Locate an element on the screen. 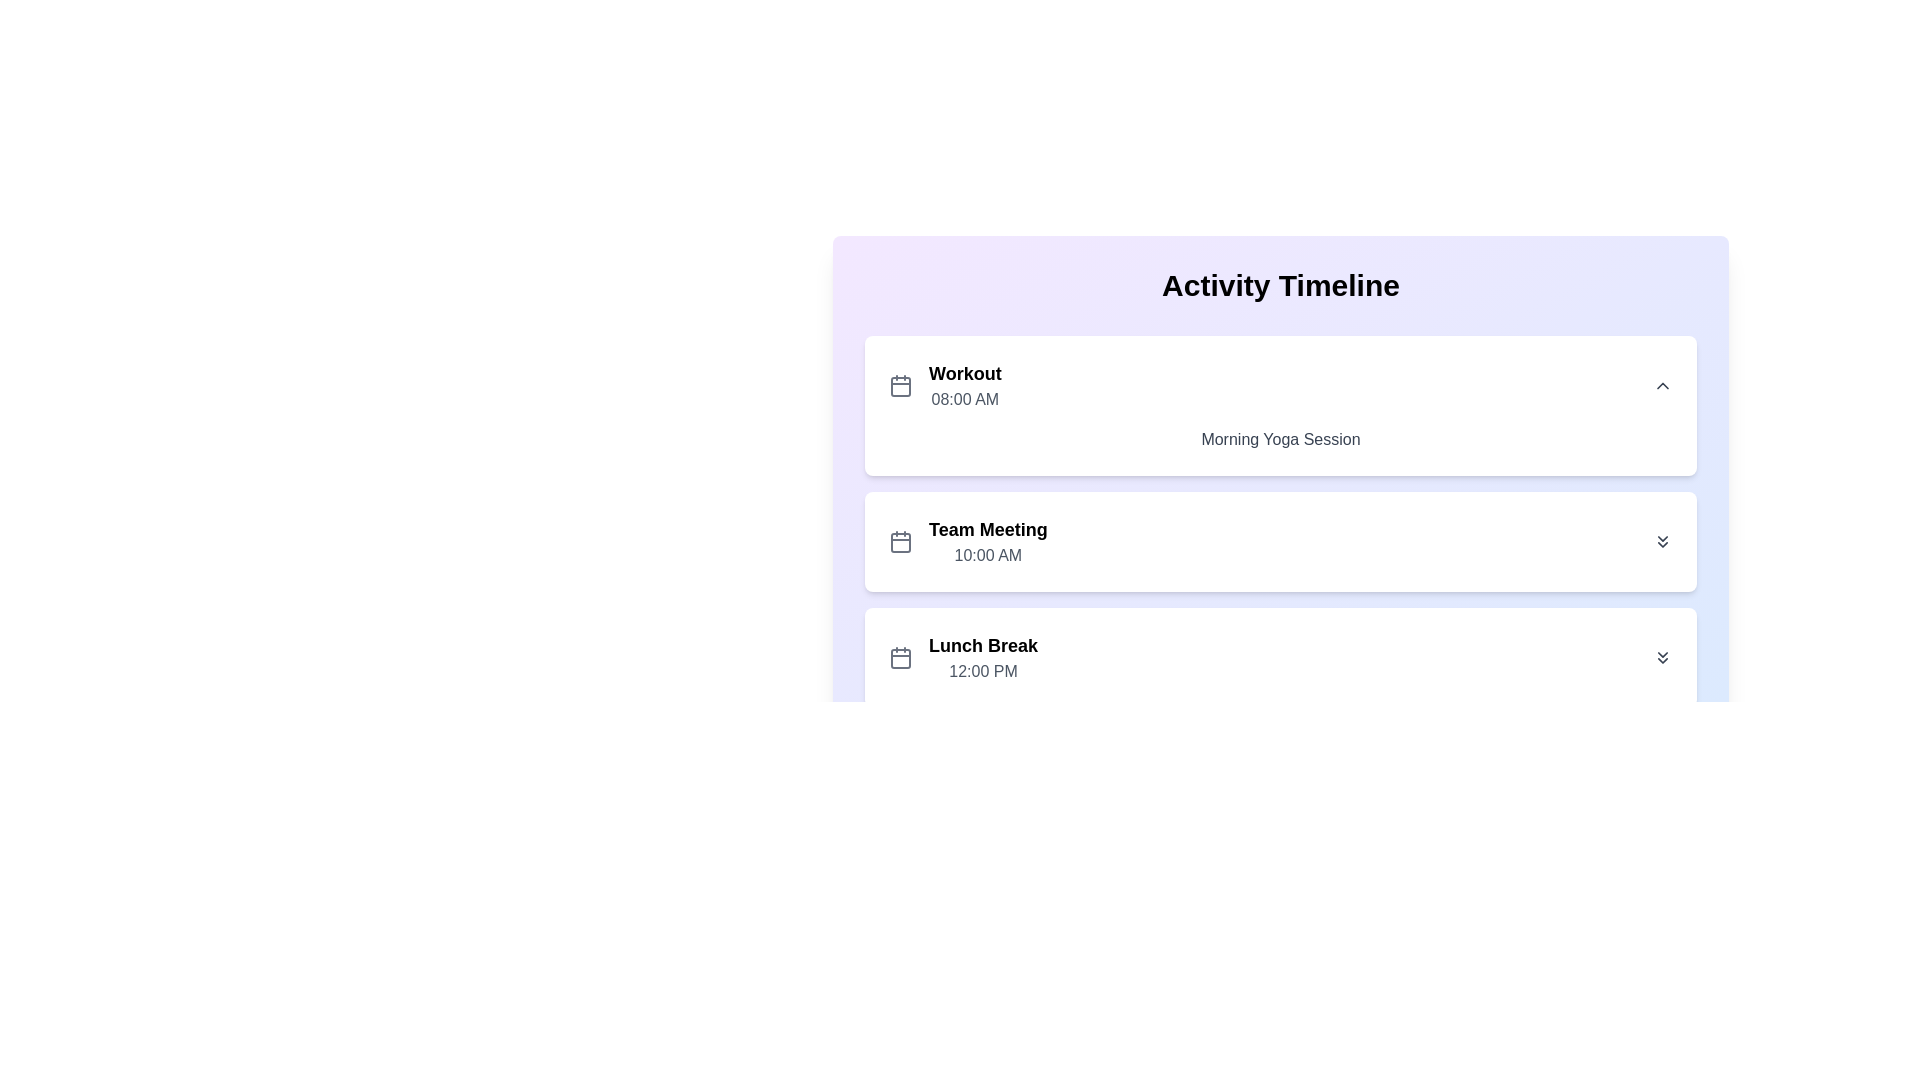 The image size is (1920, 1080). the downward double-chevron button in the 'Lunch Break' section of the 'Activity Timeline' is located at coordinates (1662, 658).